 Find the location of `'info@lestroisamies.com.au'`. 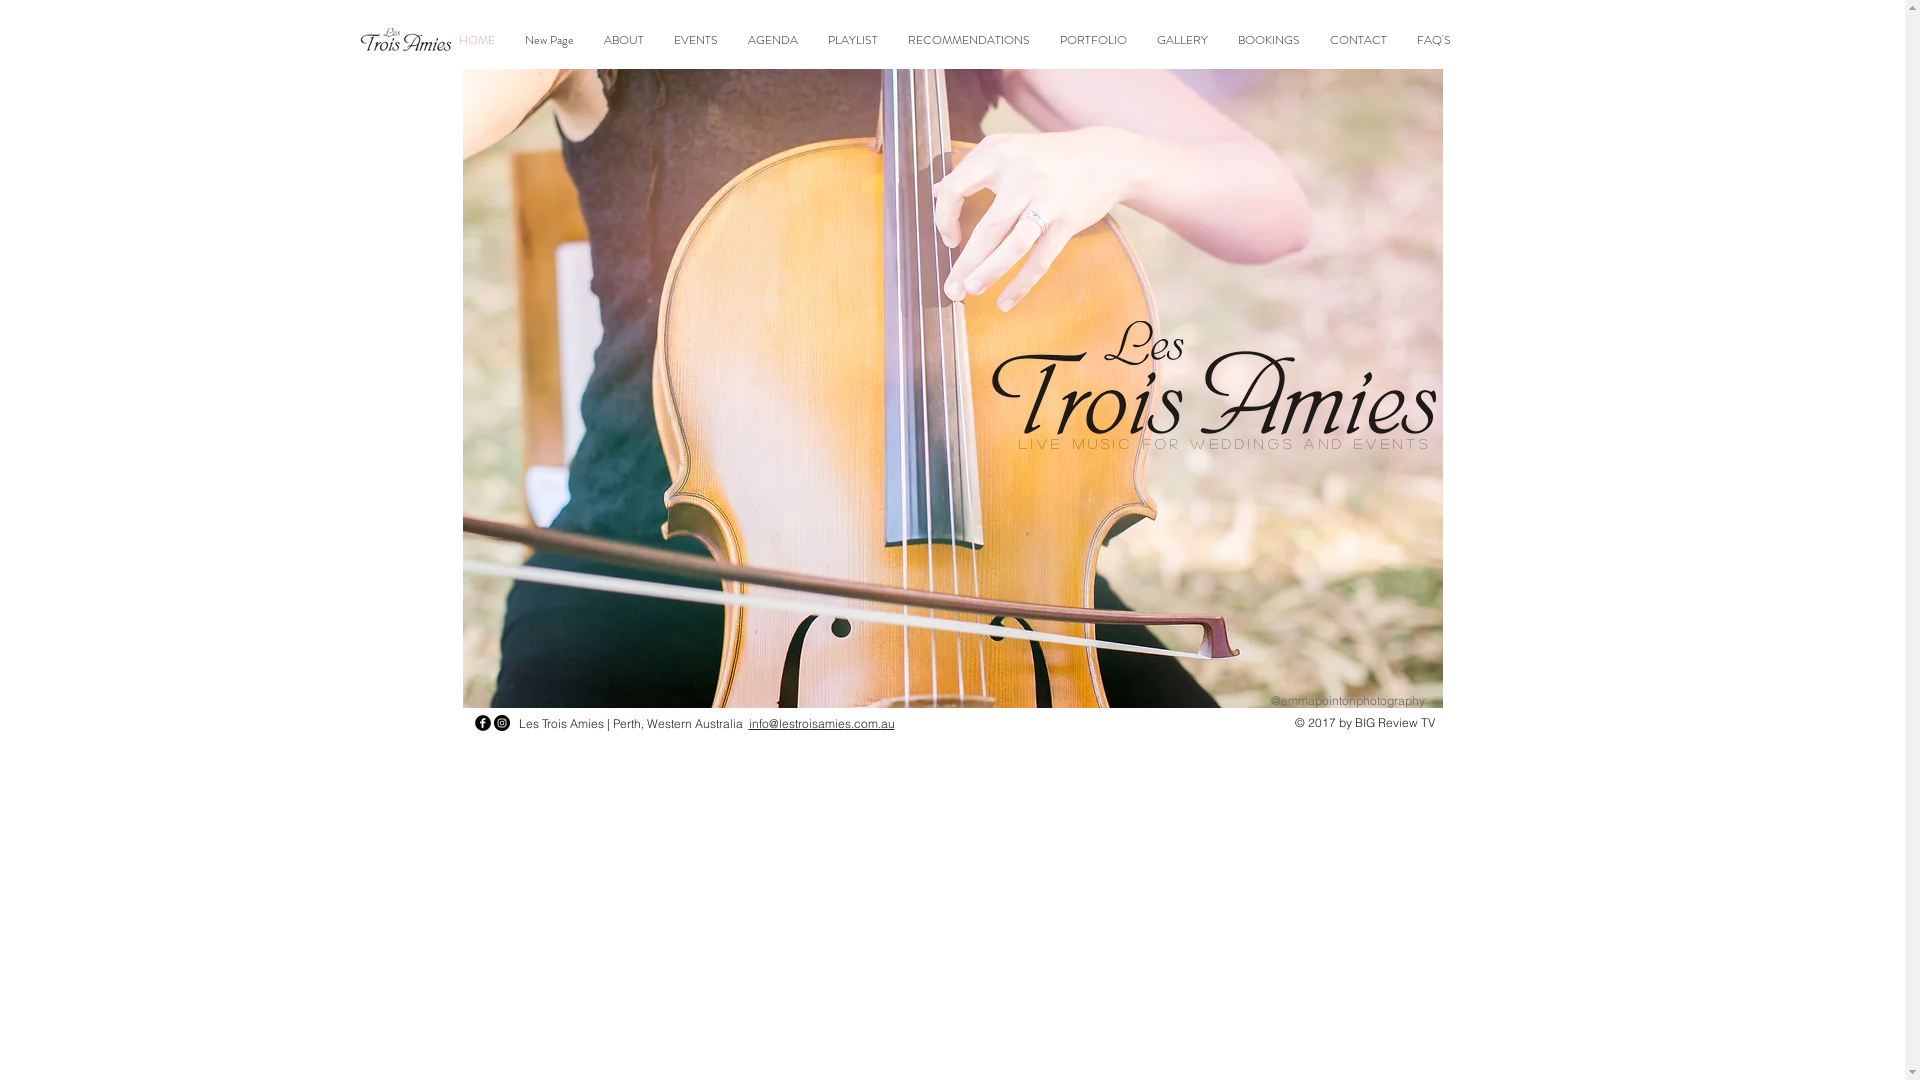

'info@lestroisamies.com.au' is located at coordinates (747, 723).